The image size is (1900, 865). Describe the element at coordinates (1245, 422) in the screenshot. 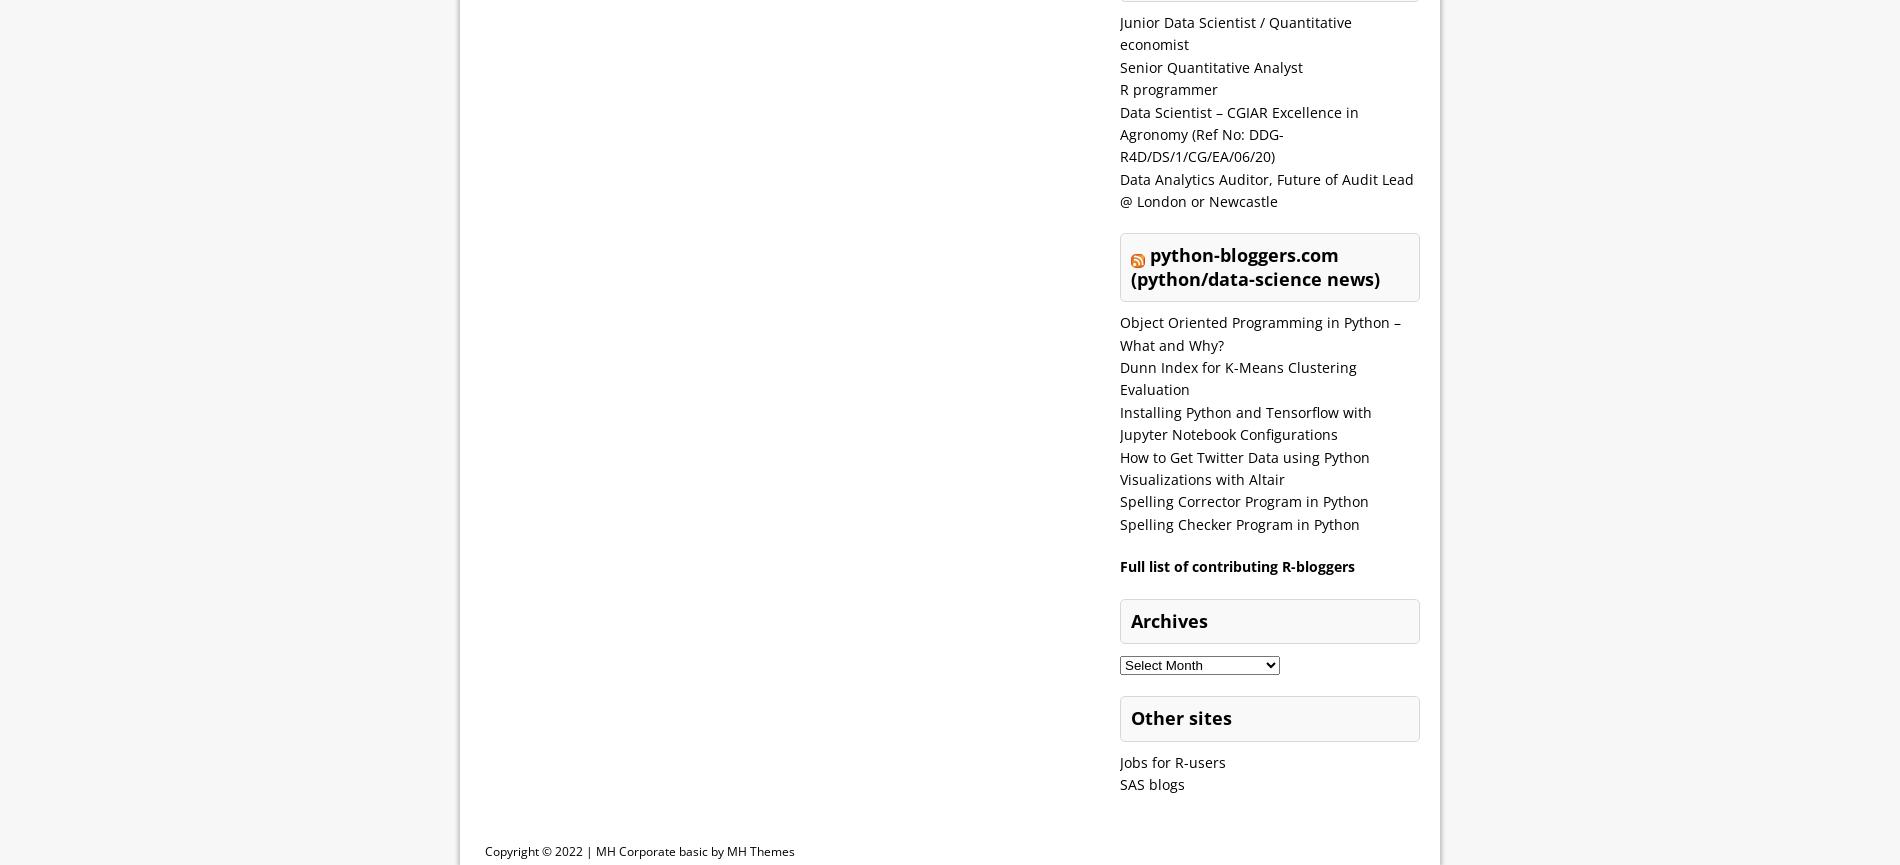

I see `'Installing Python and Tensorflow with Jupyter Notebook Configurations'` at that location.